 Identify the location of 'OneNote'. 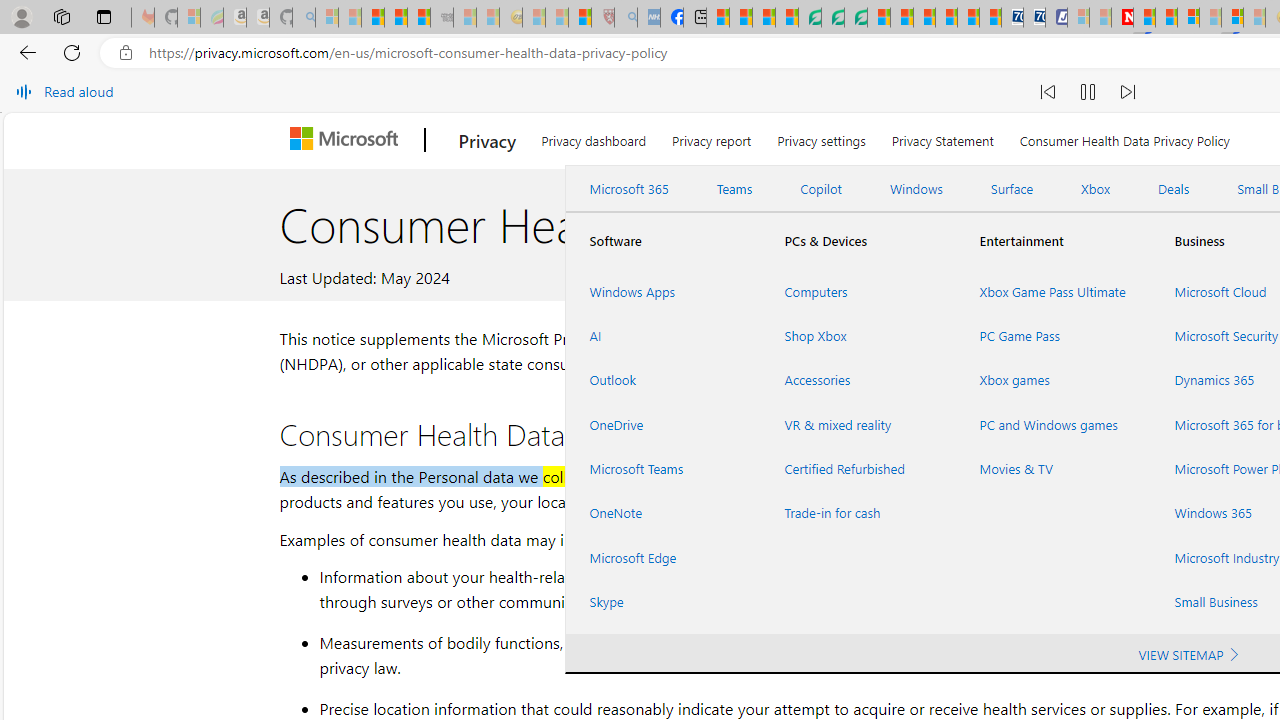
(663, 512).